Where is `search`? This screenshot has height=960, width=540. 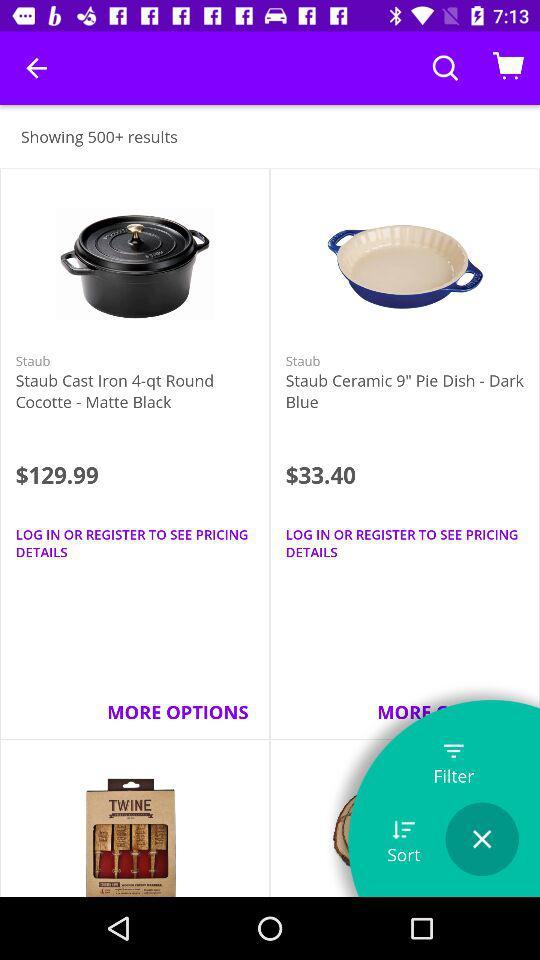
search is located at coordinates (445, 68).